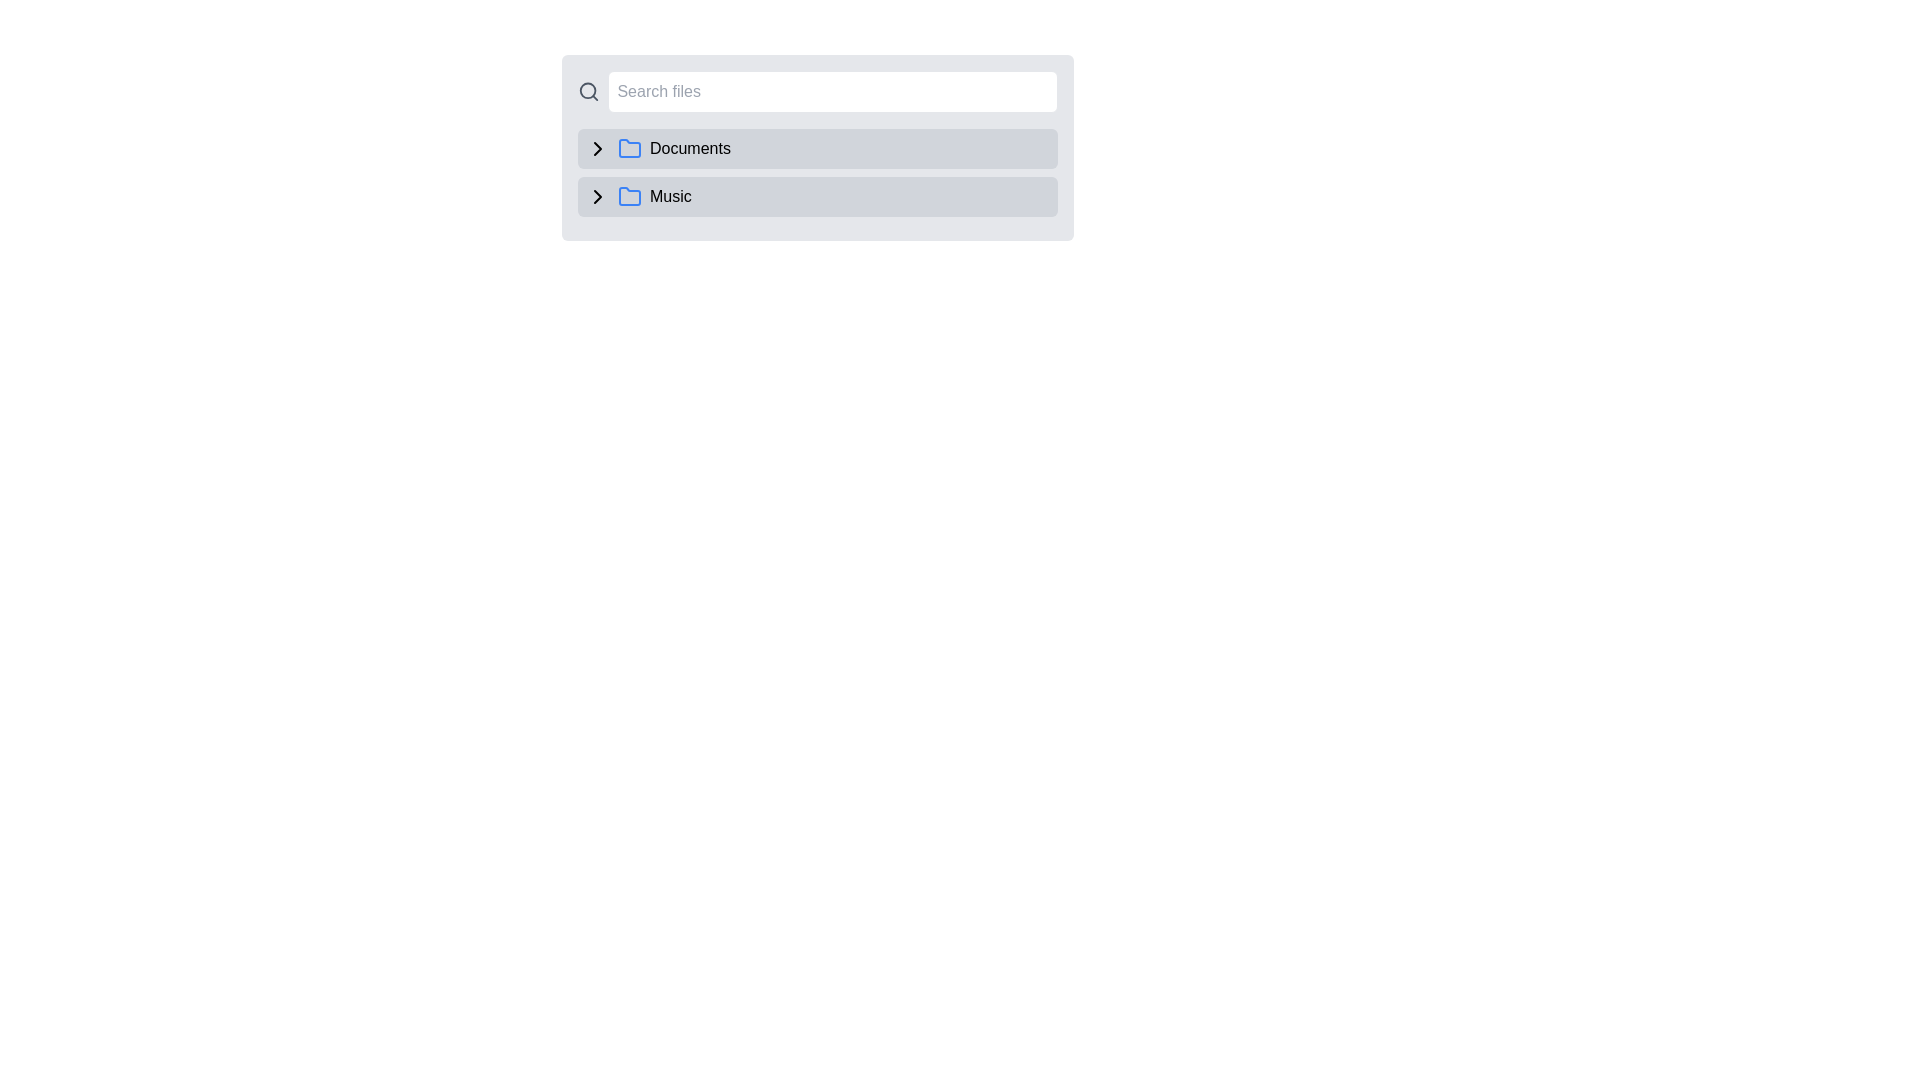  What do you see at coordinates (628, 196) in the screenshot?
I see `the 'Music' folder icon, which is the second folder` at bounding box center [628, 196].